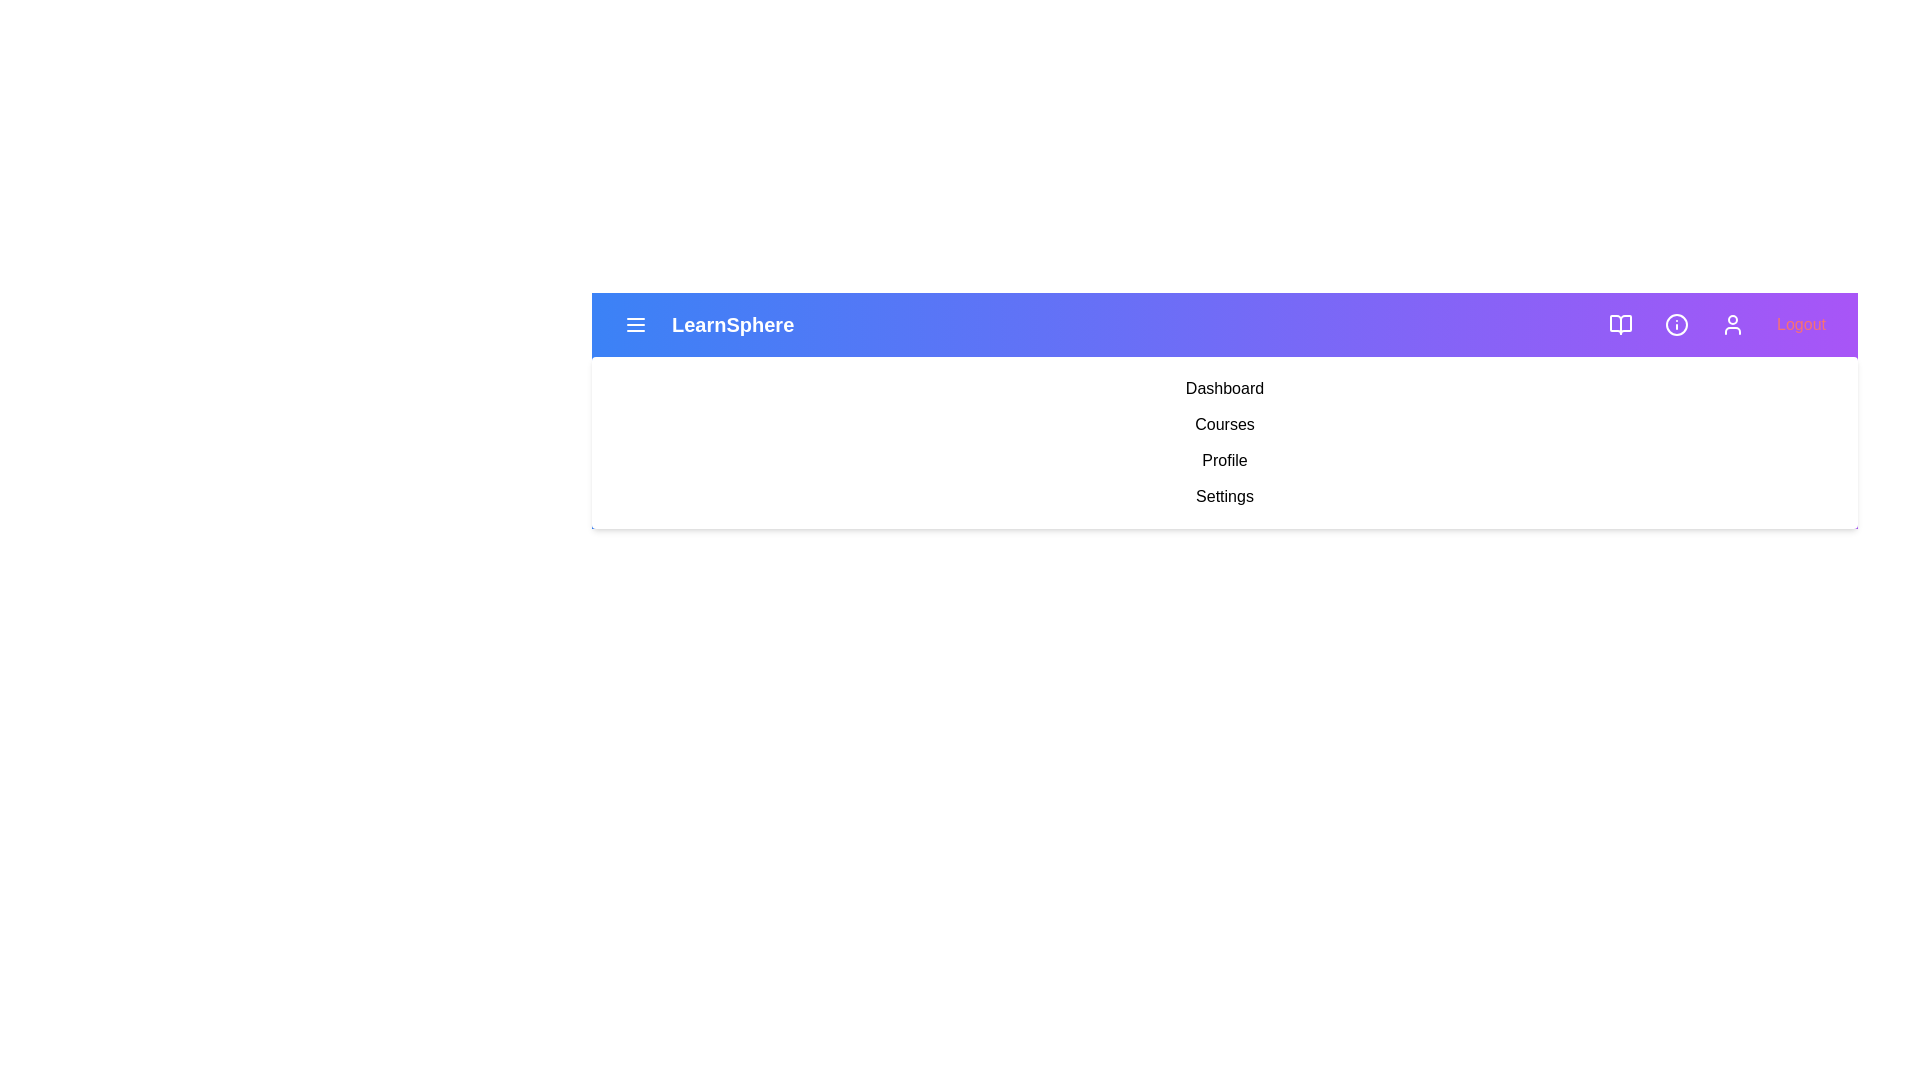 The width and height of the screenshot is (1920, 1080). What do you see at coordinates (1621, 323) in the screenshot?
I see `the BookOpen icon in the navigation bar` at bounding box center [1621, 323].